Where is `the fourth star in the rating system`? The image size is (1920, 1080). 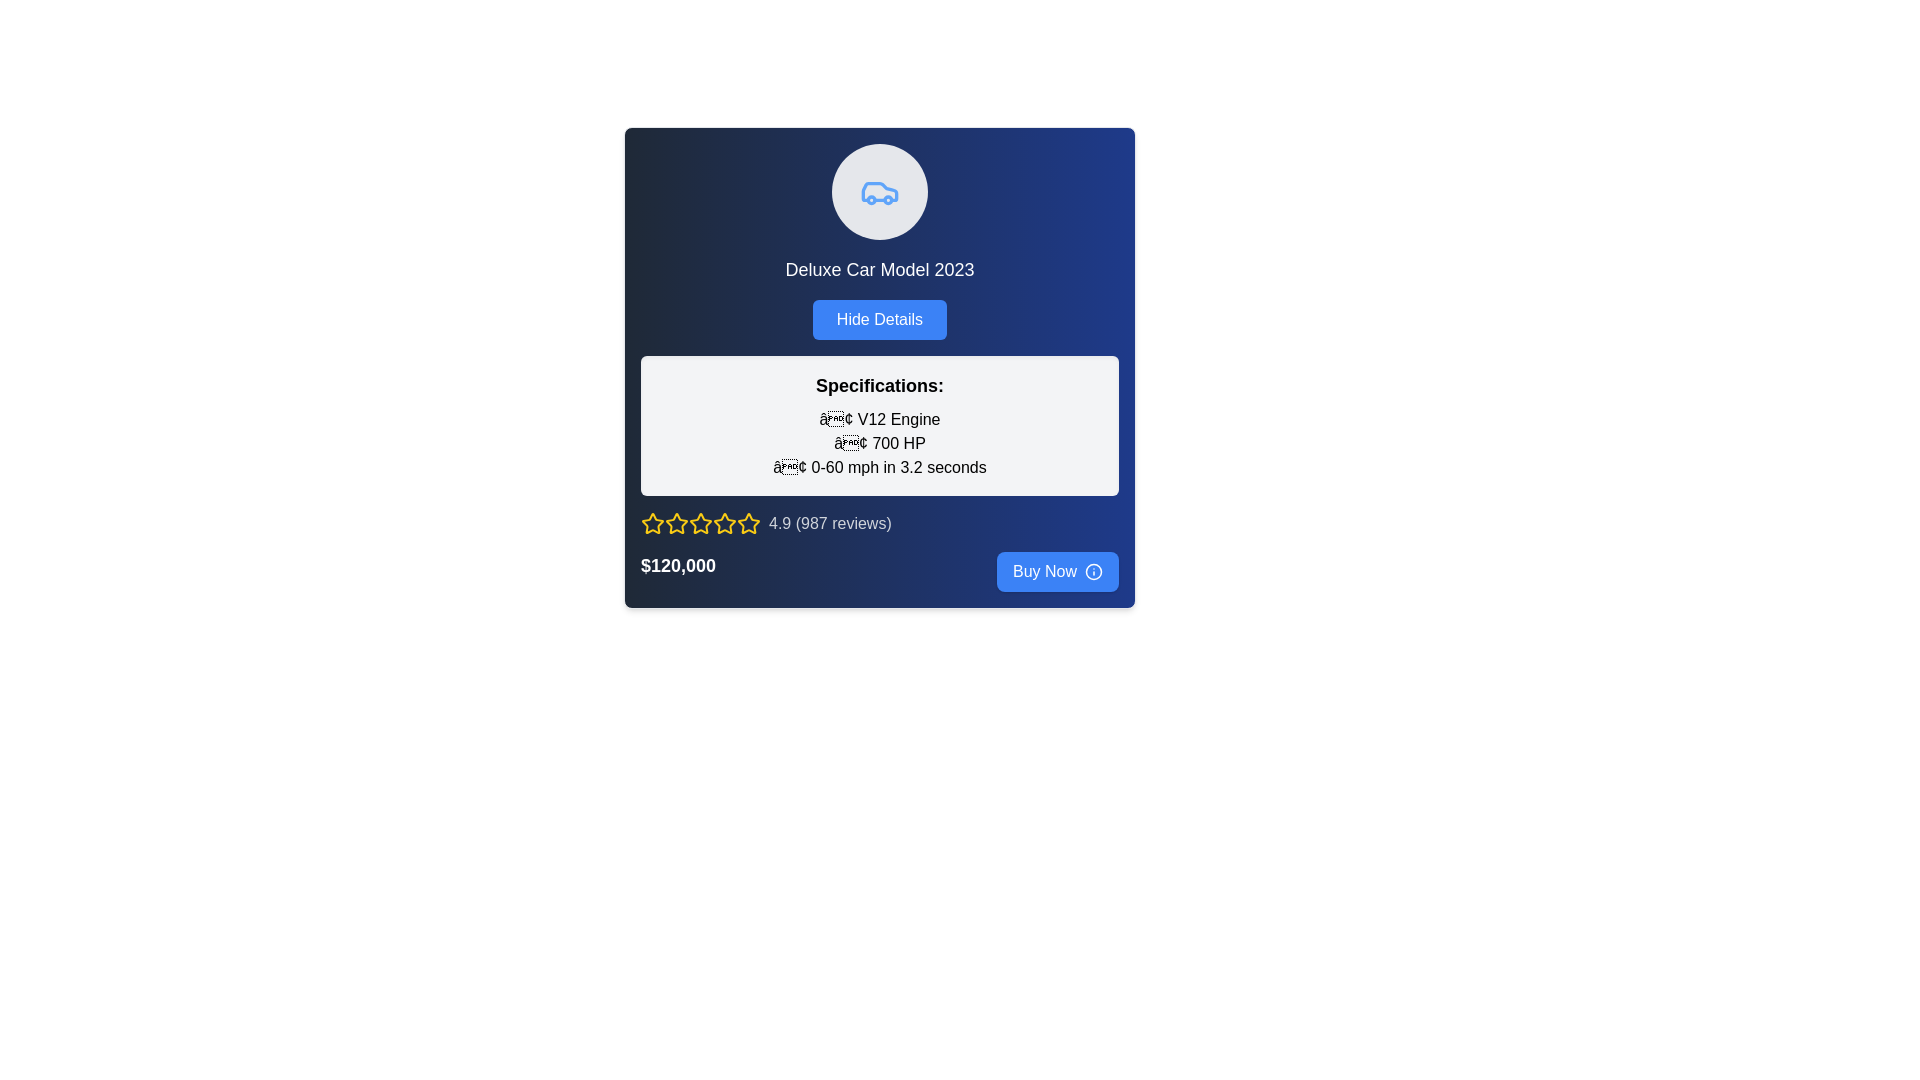
the fourth star in the rating system is located at coordinates (723, 522).